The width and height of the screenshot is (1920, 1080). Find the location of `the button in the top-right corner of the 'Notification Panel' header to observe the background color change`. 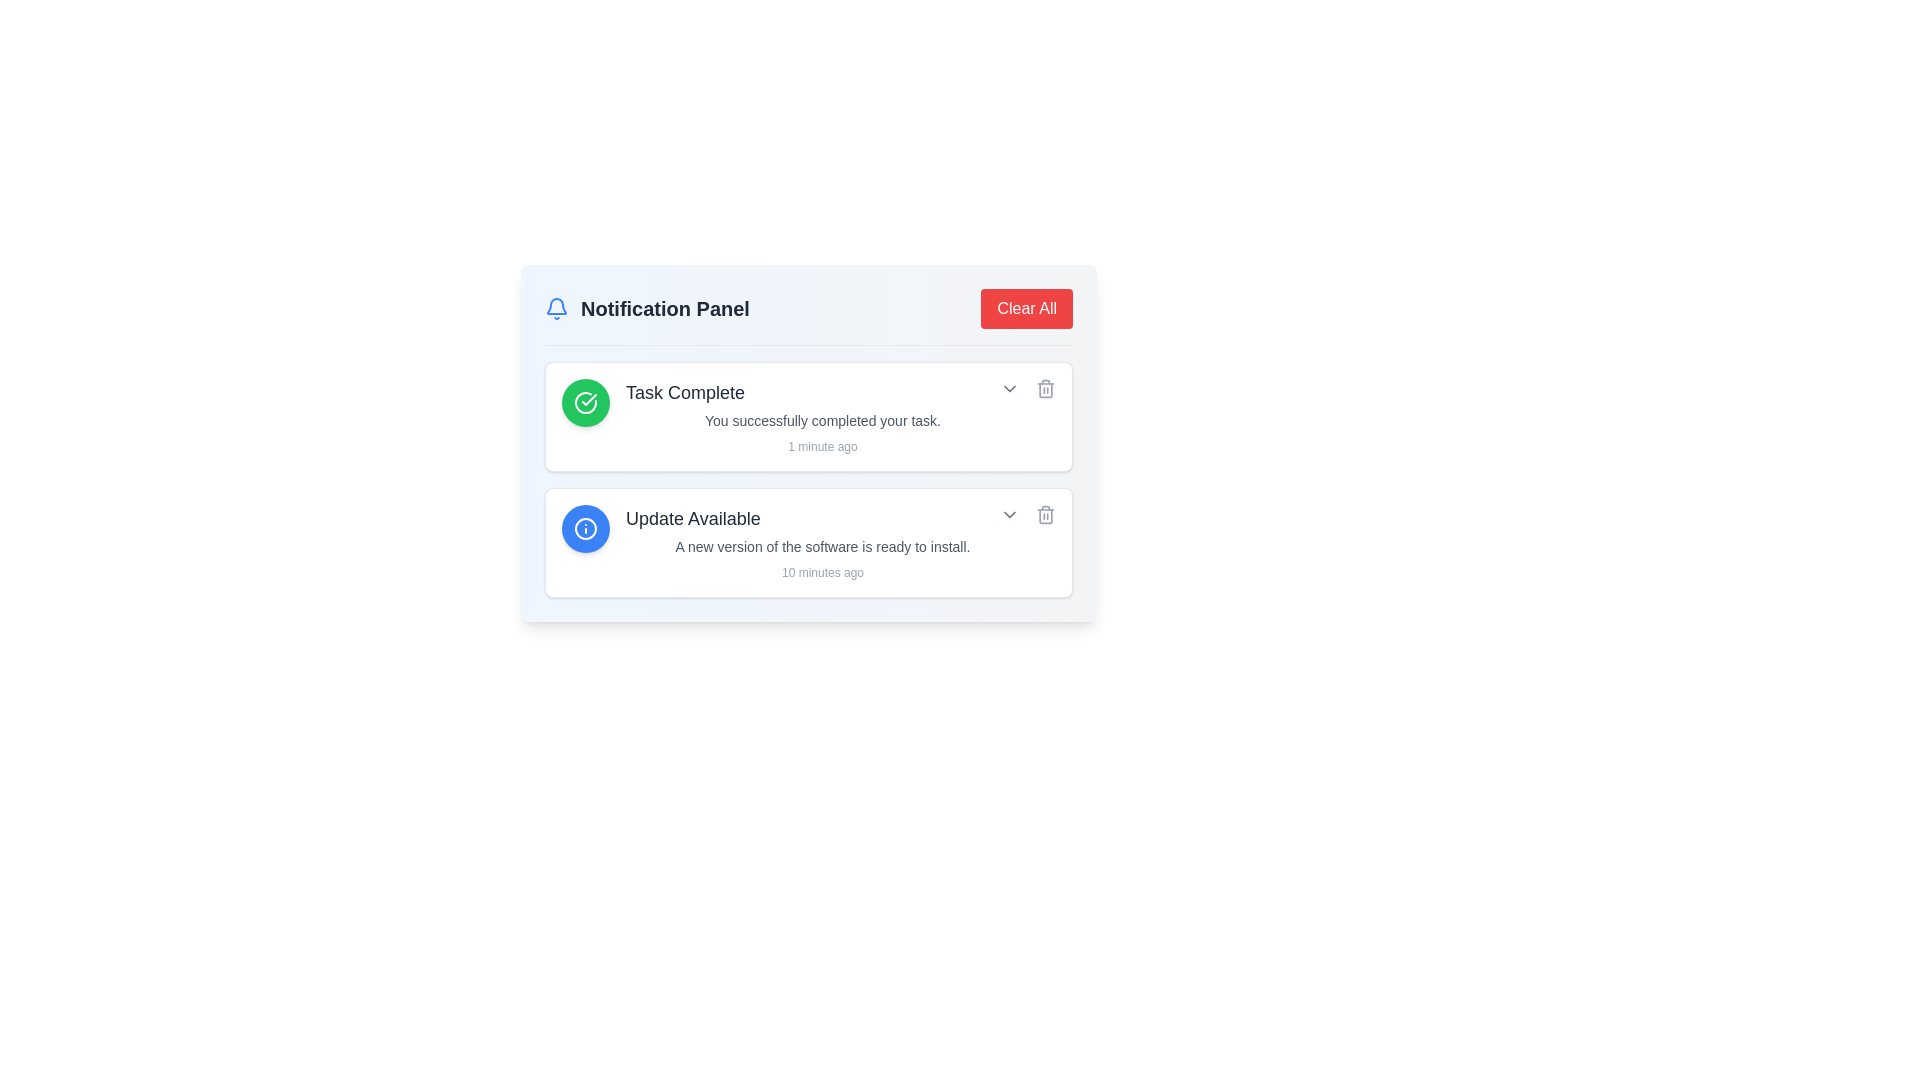

the button in the top-right corner of the 'Notification Panel' header to observe the background color change is located at coordinates (1027, 308).